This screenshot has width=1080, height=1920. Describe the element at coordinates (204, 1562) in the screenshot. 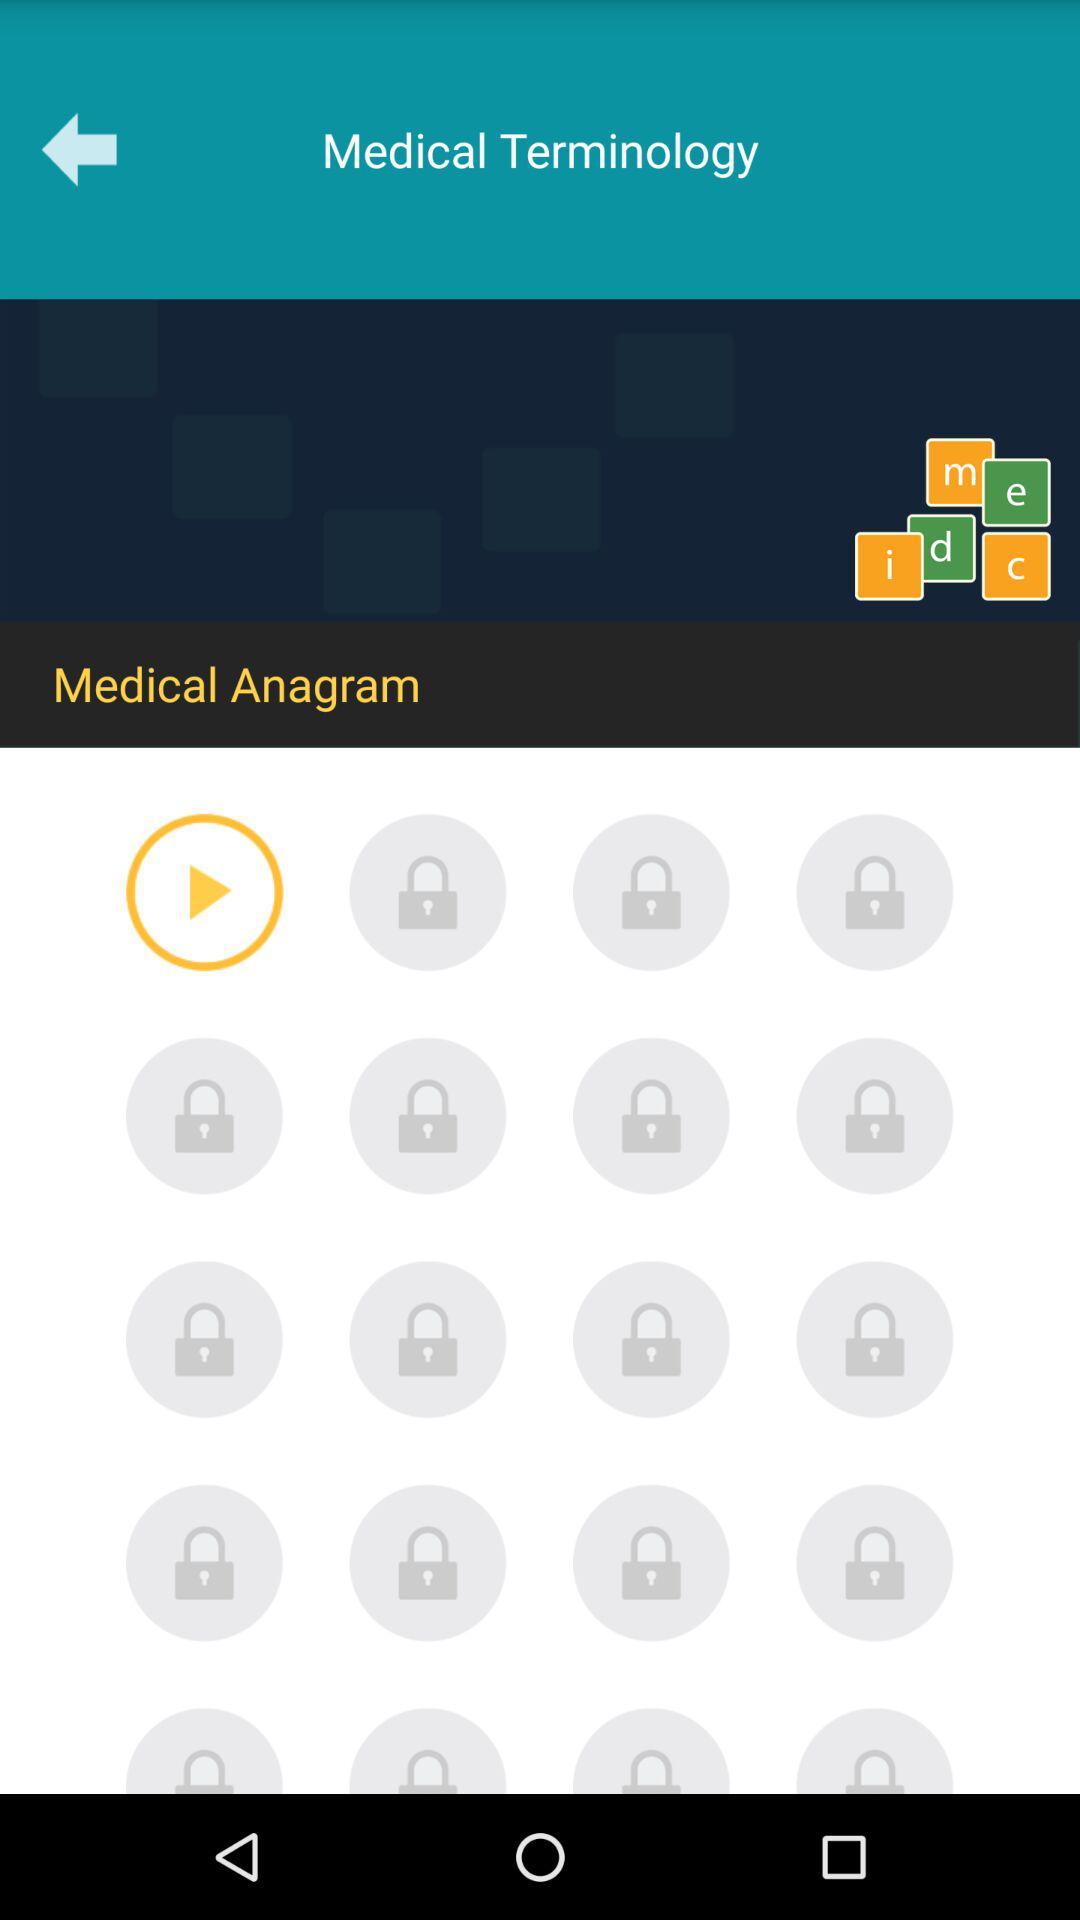

I see `level lock icon` at that location.